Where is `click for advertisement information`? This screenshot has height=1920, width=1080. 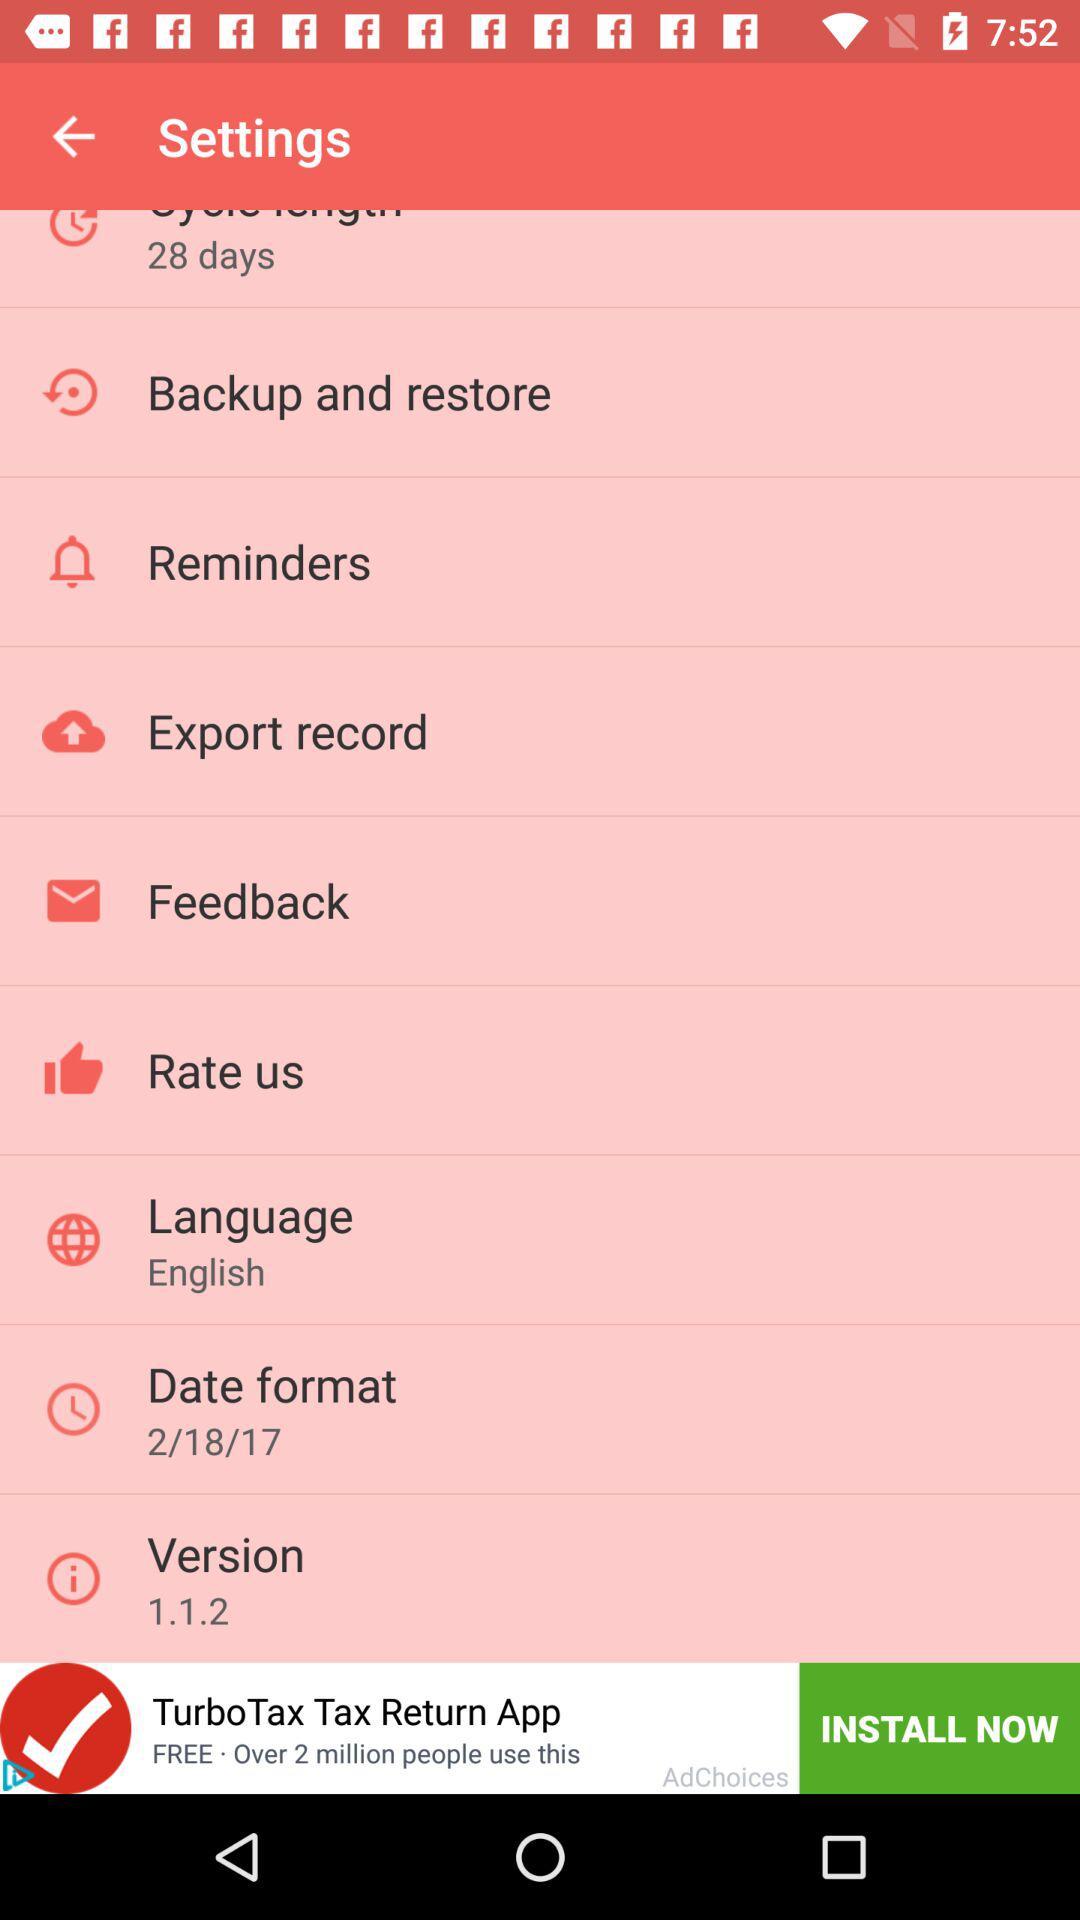
click for advertisement information is located at coordinates (18, 1775).